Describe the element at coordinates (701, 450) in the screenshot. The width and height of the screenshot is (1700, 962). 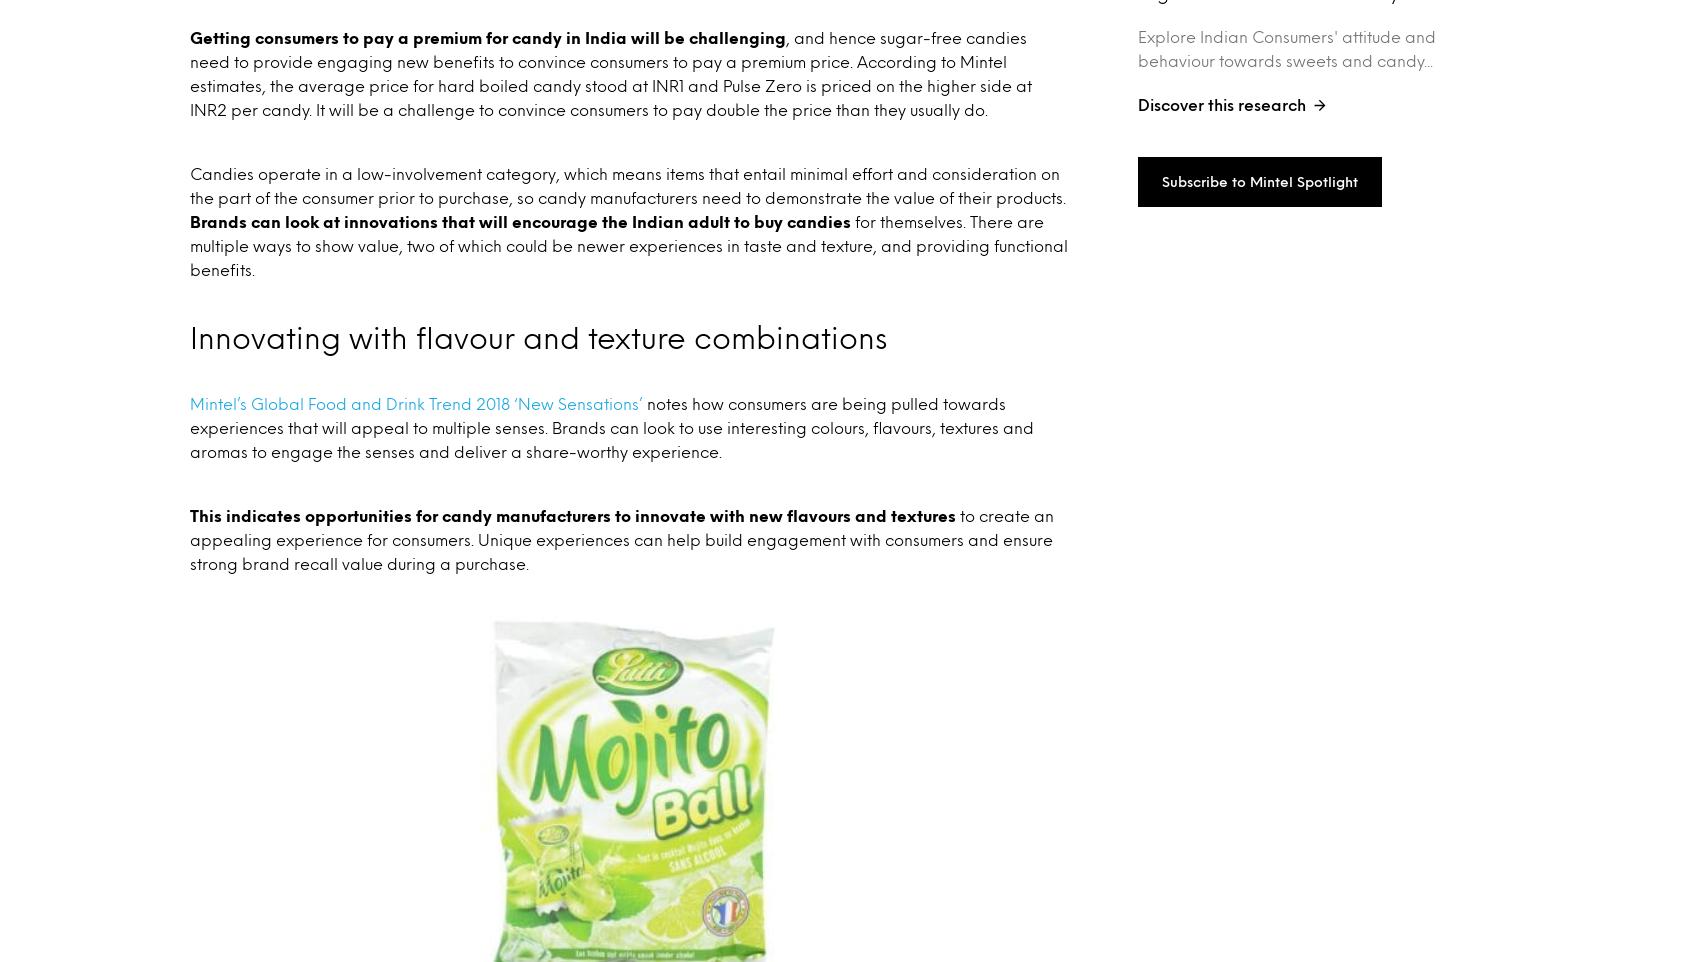
I see `'Explore what consumers want and why with Mintel Little Conversation.'` at that location.